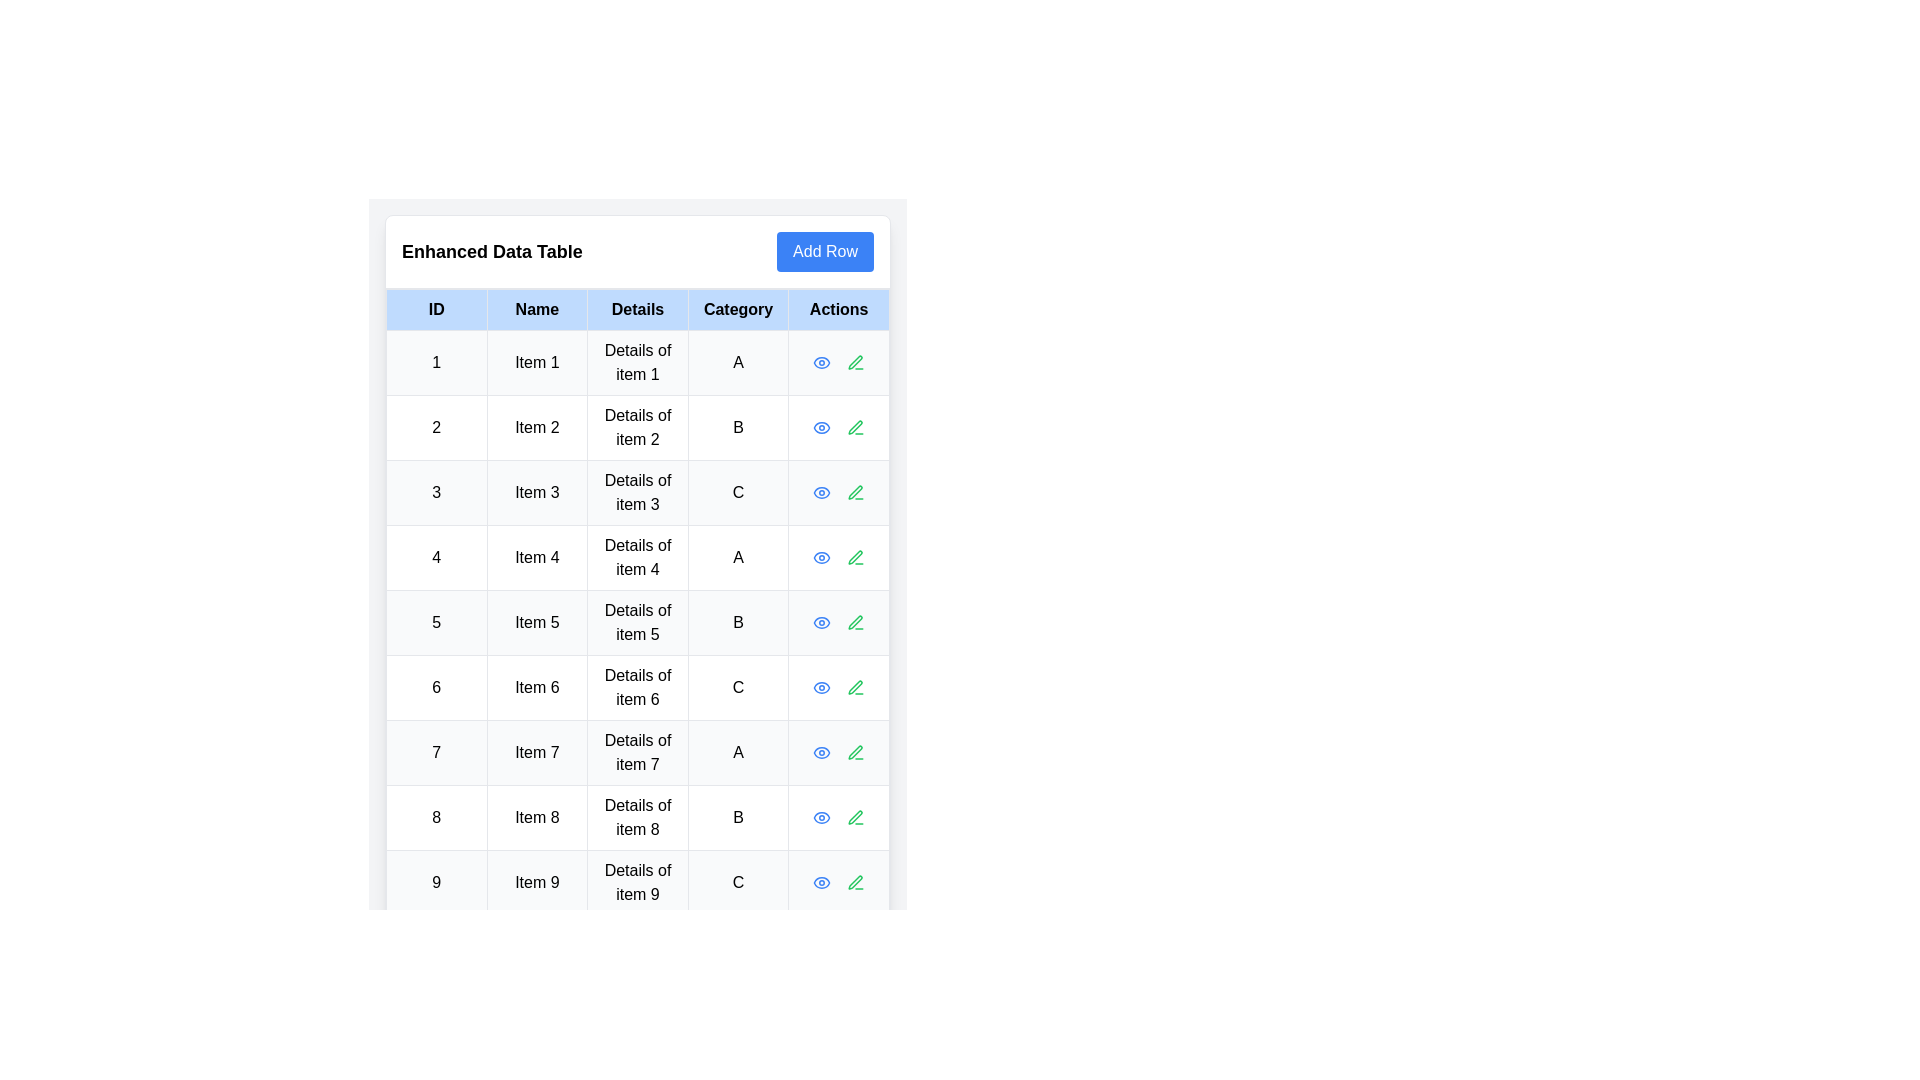 Image resolution: width=1920 pixels, height=1080 pixels. I want to click on the text label displaying the letter 'B' in the 'Category' column of the row labeled 'Item 5', so click(737, 622).